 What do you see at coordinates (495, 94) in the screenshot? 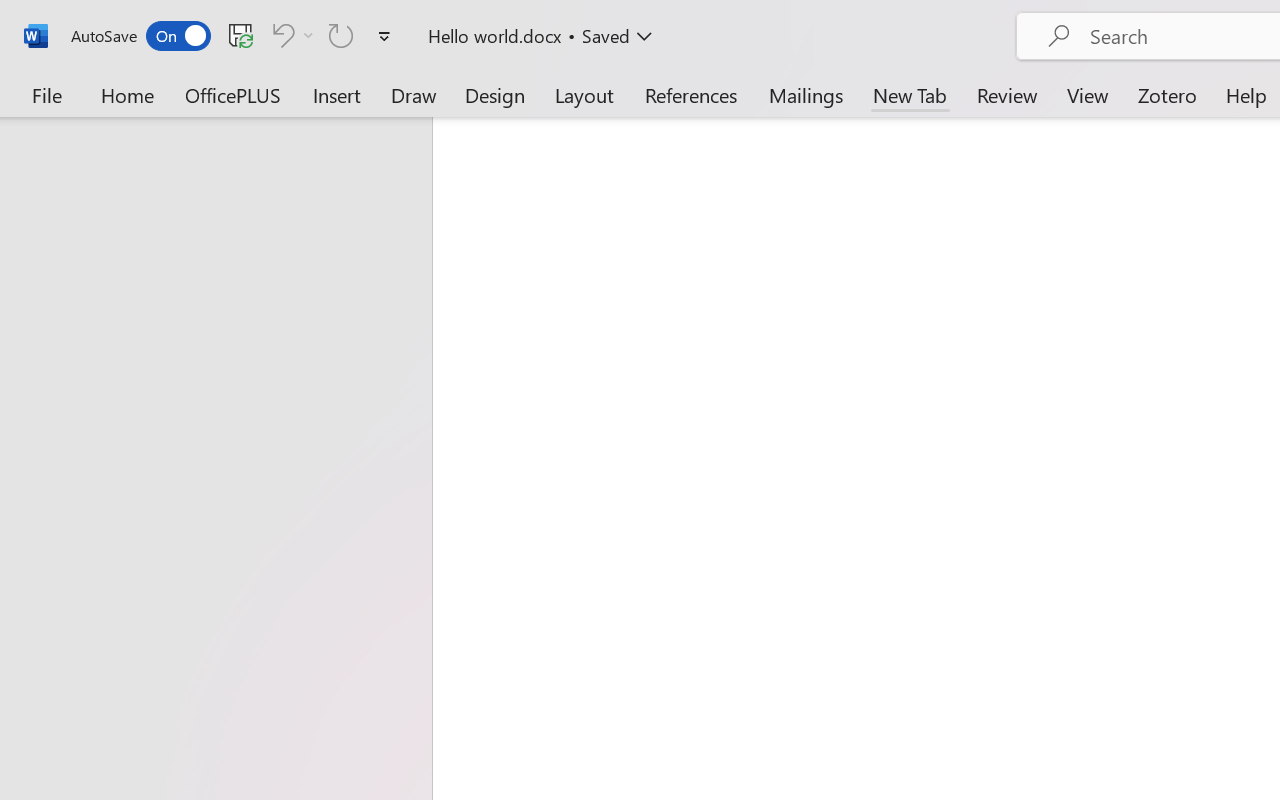
I see `'Design'` at bounding box center [495, 94].